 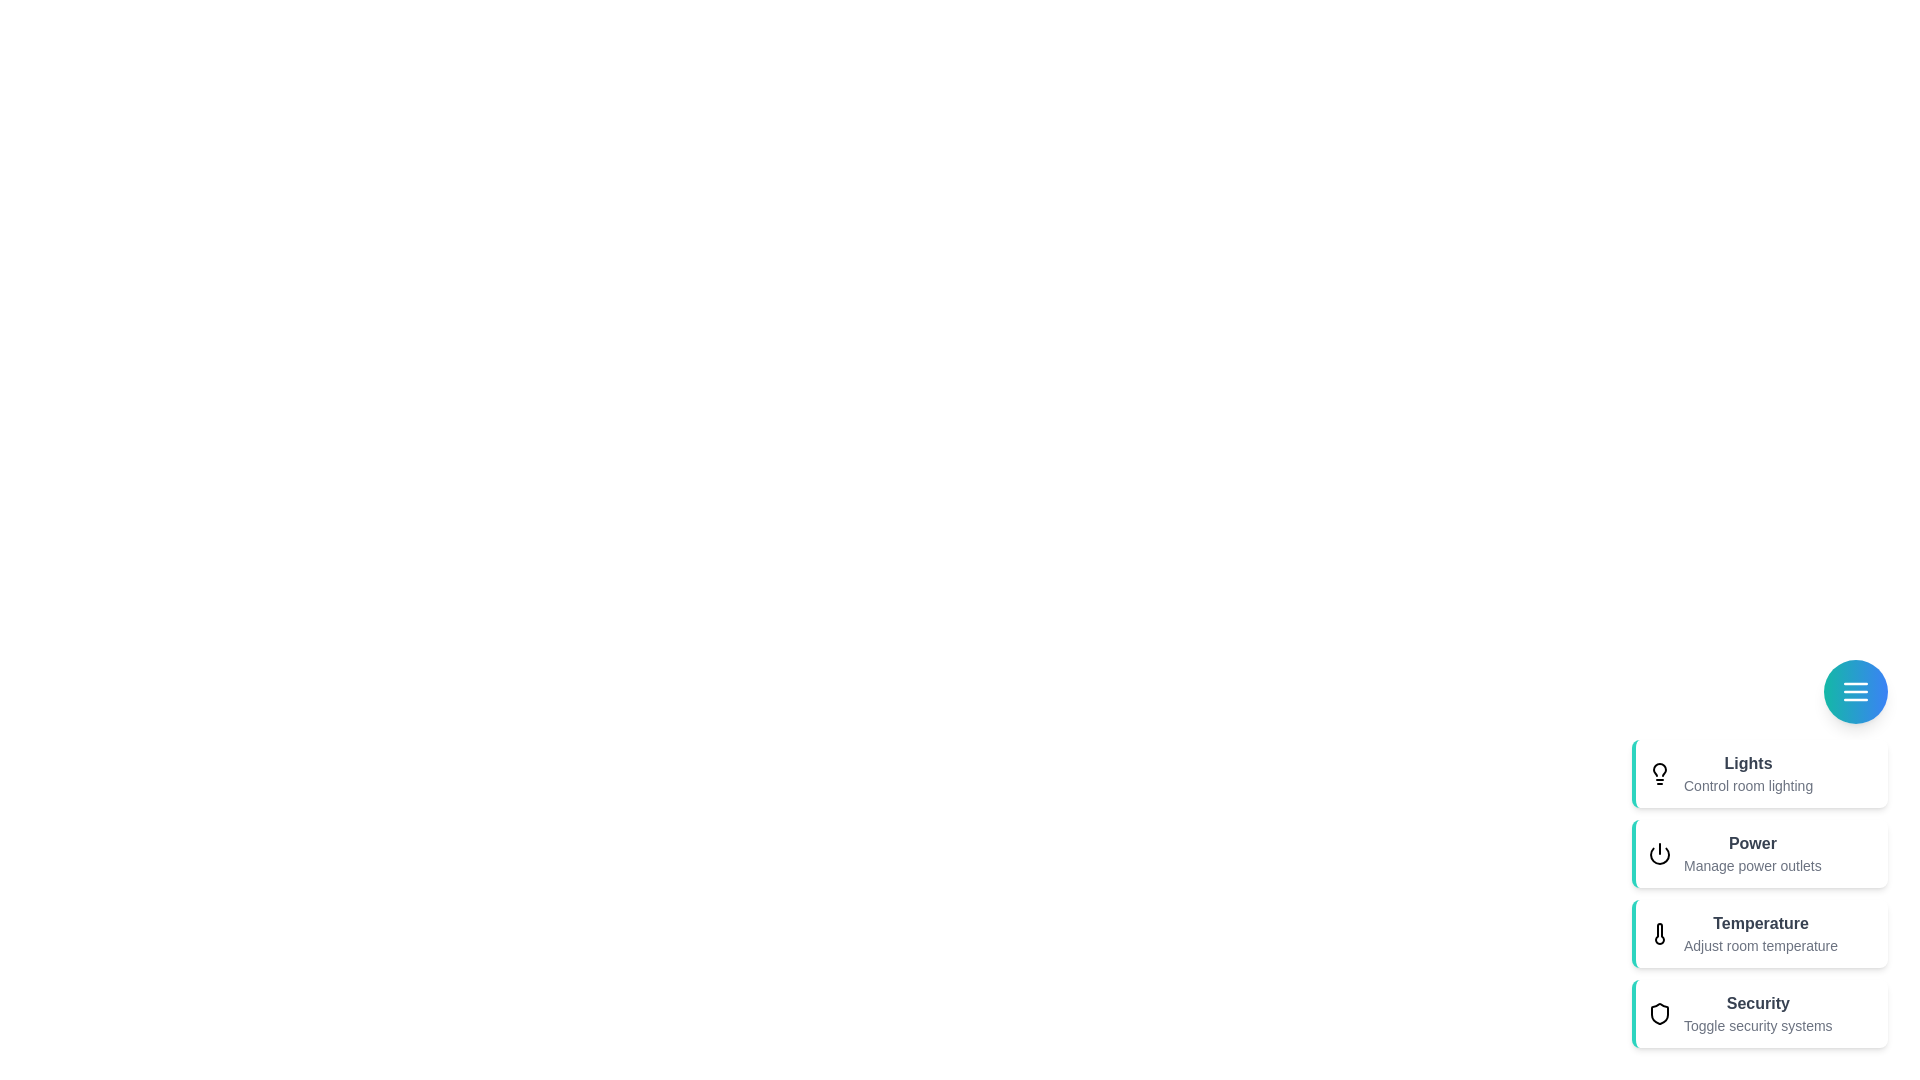 I want to click on the action item Lights to see its hover effect, so click(x=1746, y=773).